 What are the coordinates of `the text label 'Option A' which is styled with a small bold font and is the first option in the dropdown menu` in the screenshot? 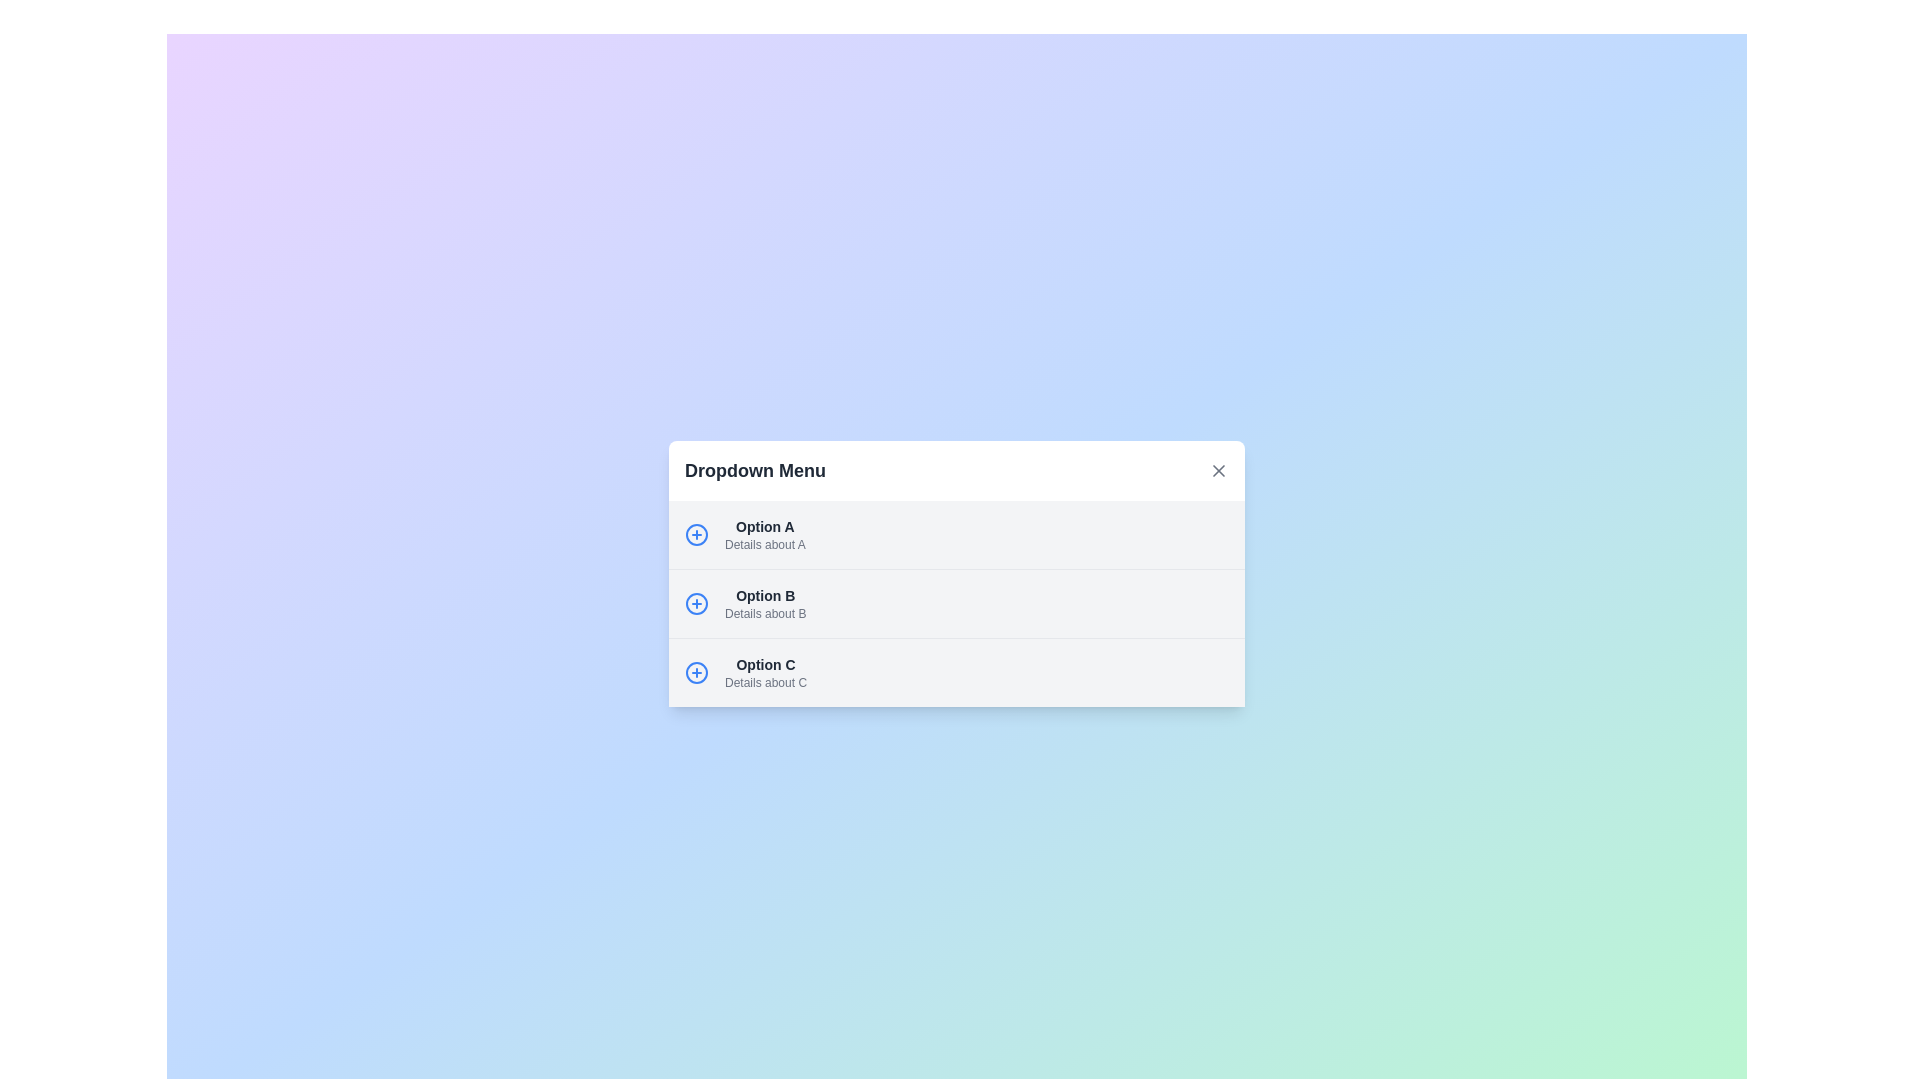 It's located at (764, 526).